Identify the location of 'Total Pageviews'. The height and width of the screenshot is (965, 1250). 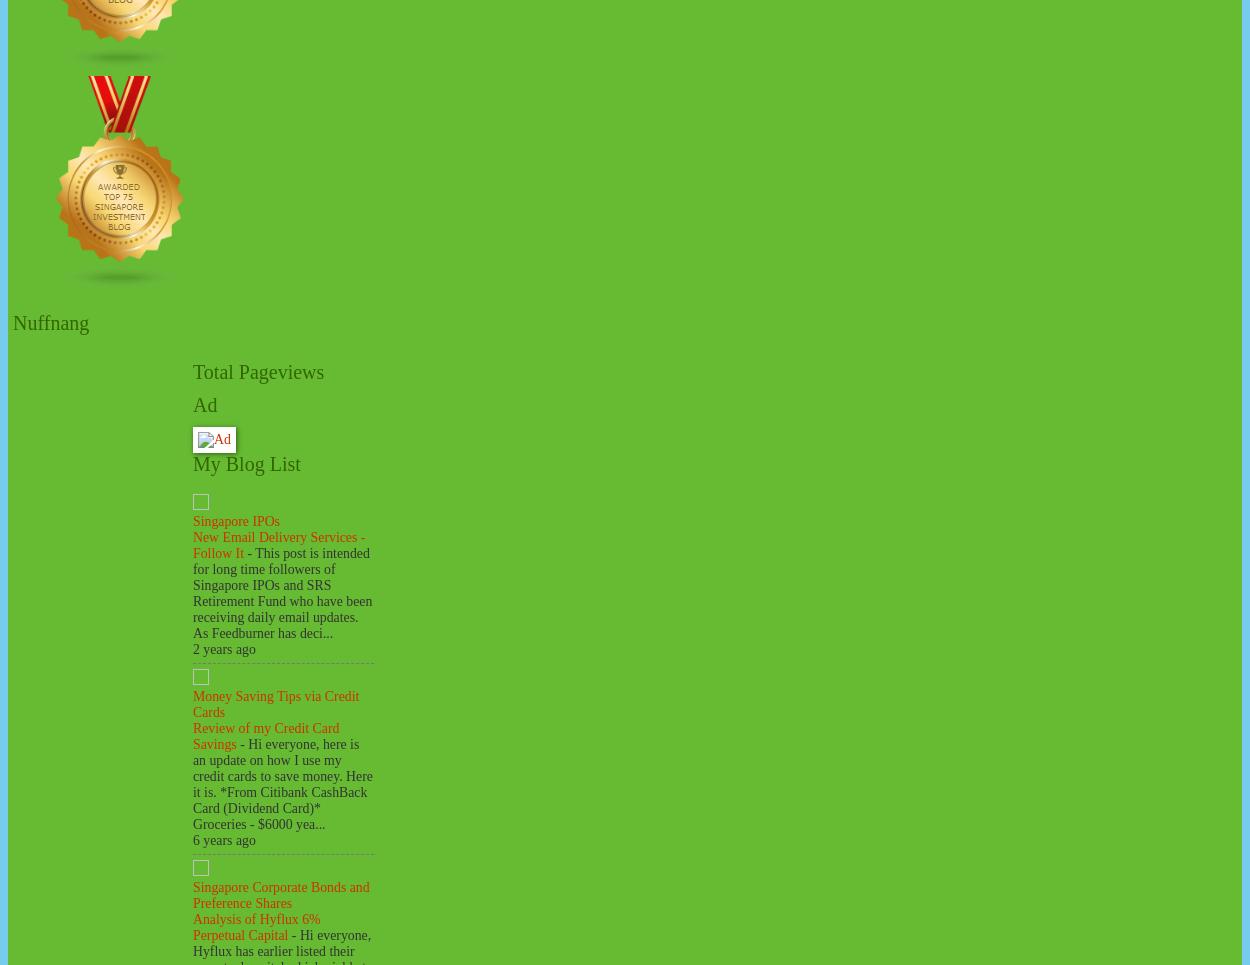
(258, 371).